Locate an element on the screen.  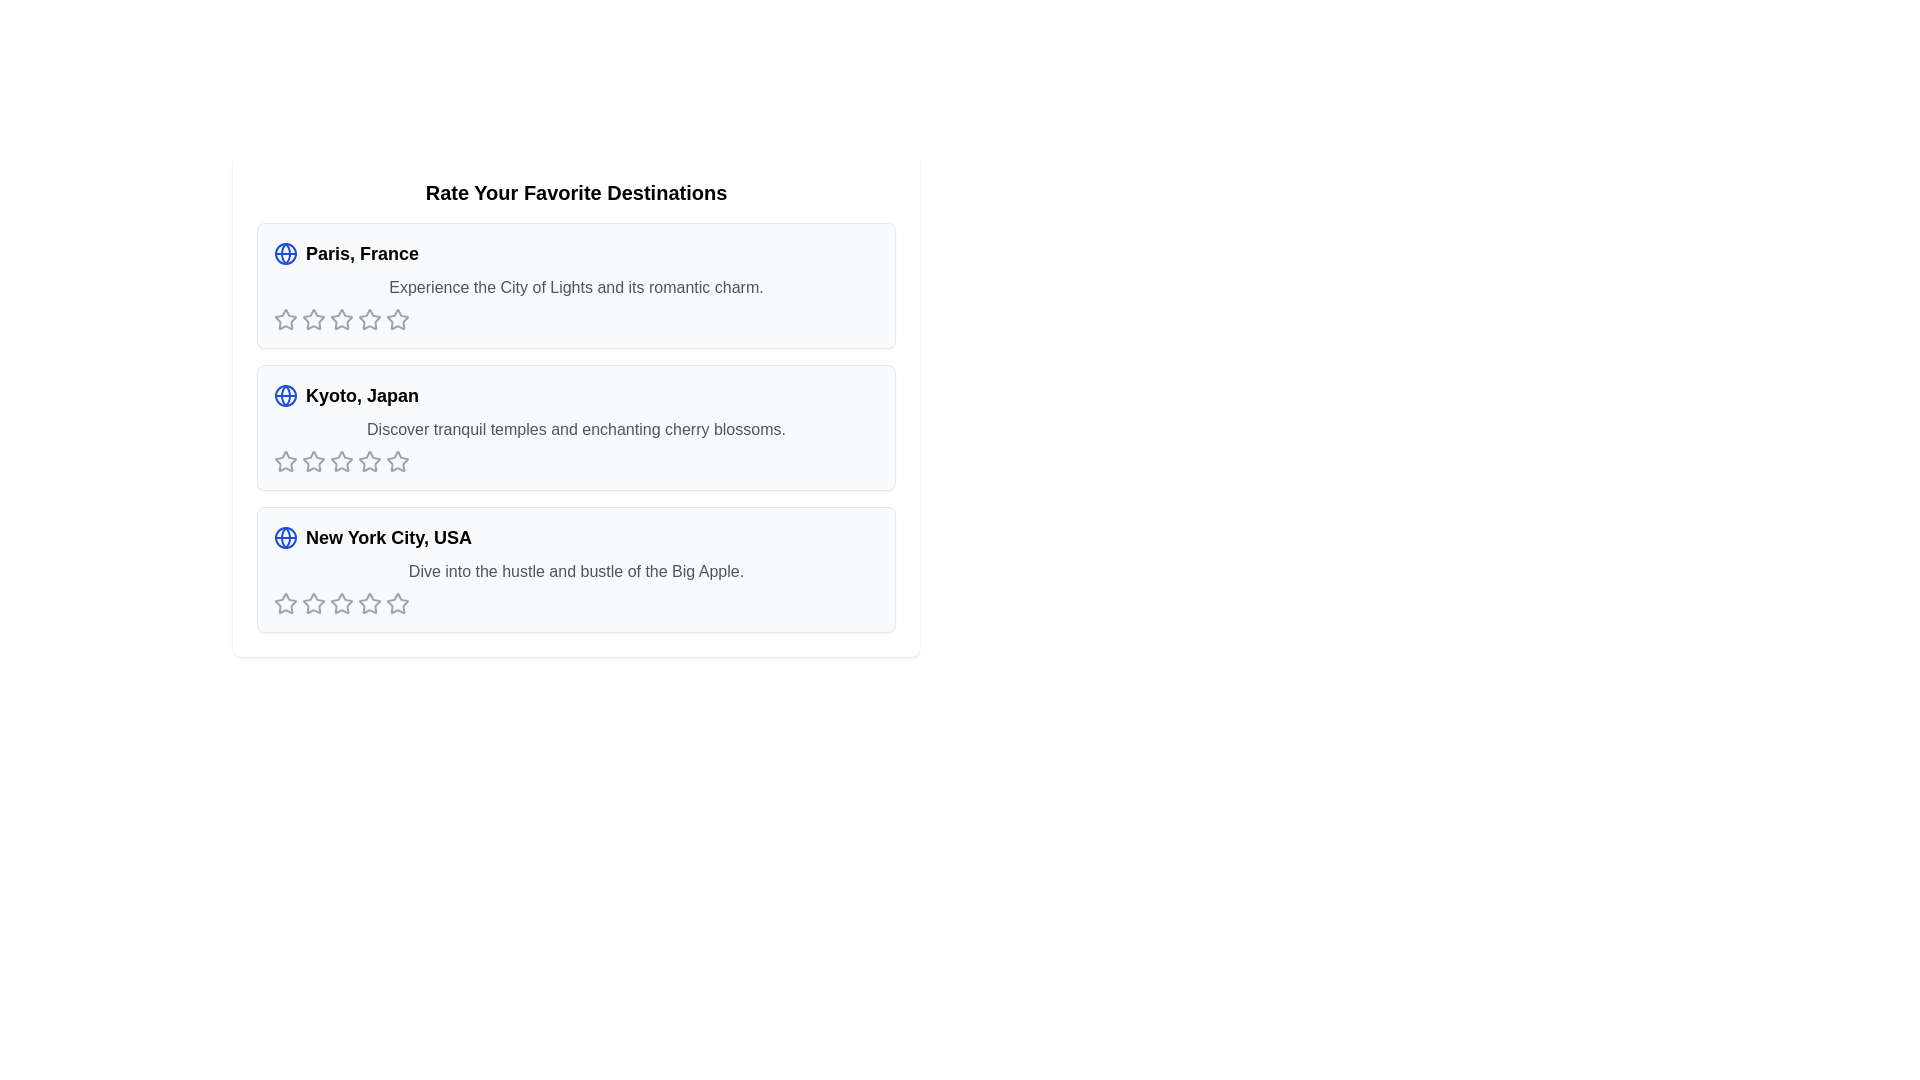
the second star from the left in the rating system under the 'New York City, USA' section to provide a two-star rating is located at coordinates (369, 602).